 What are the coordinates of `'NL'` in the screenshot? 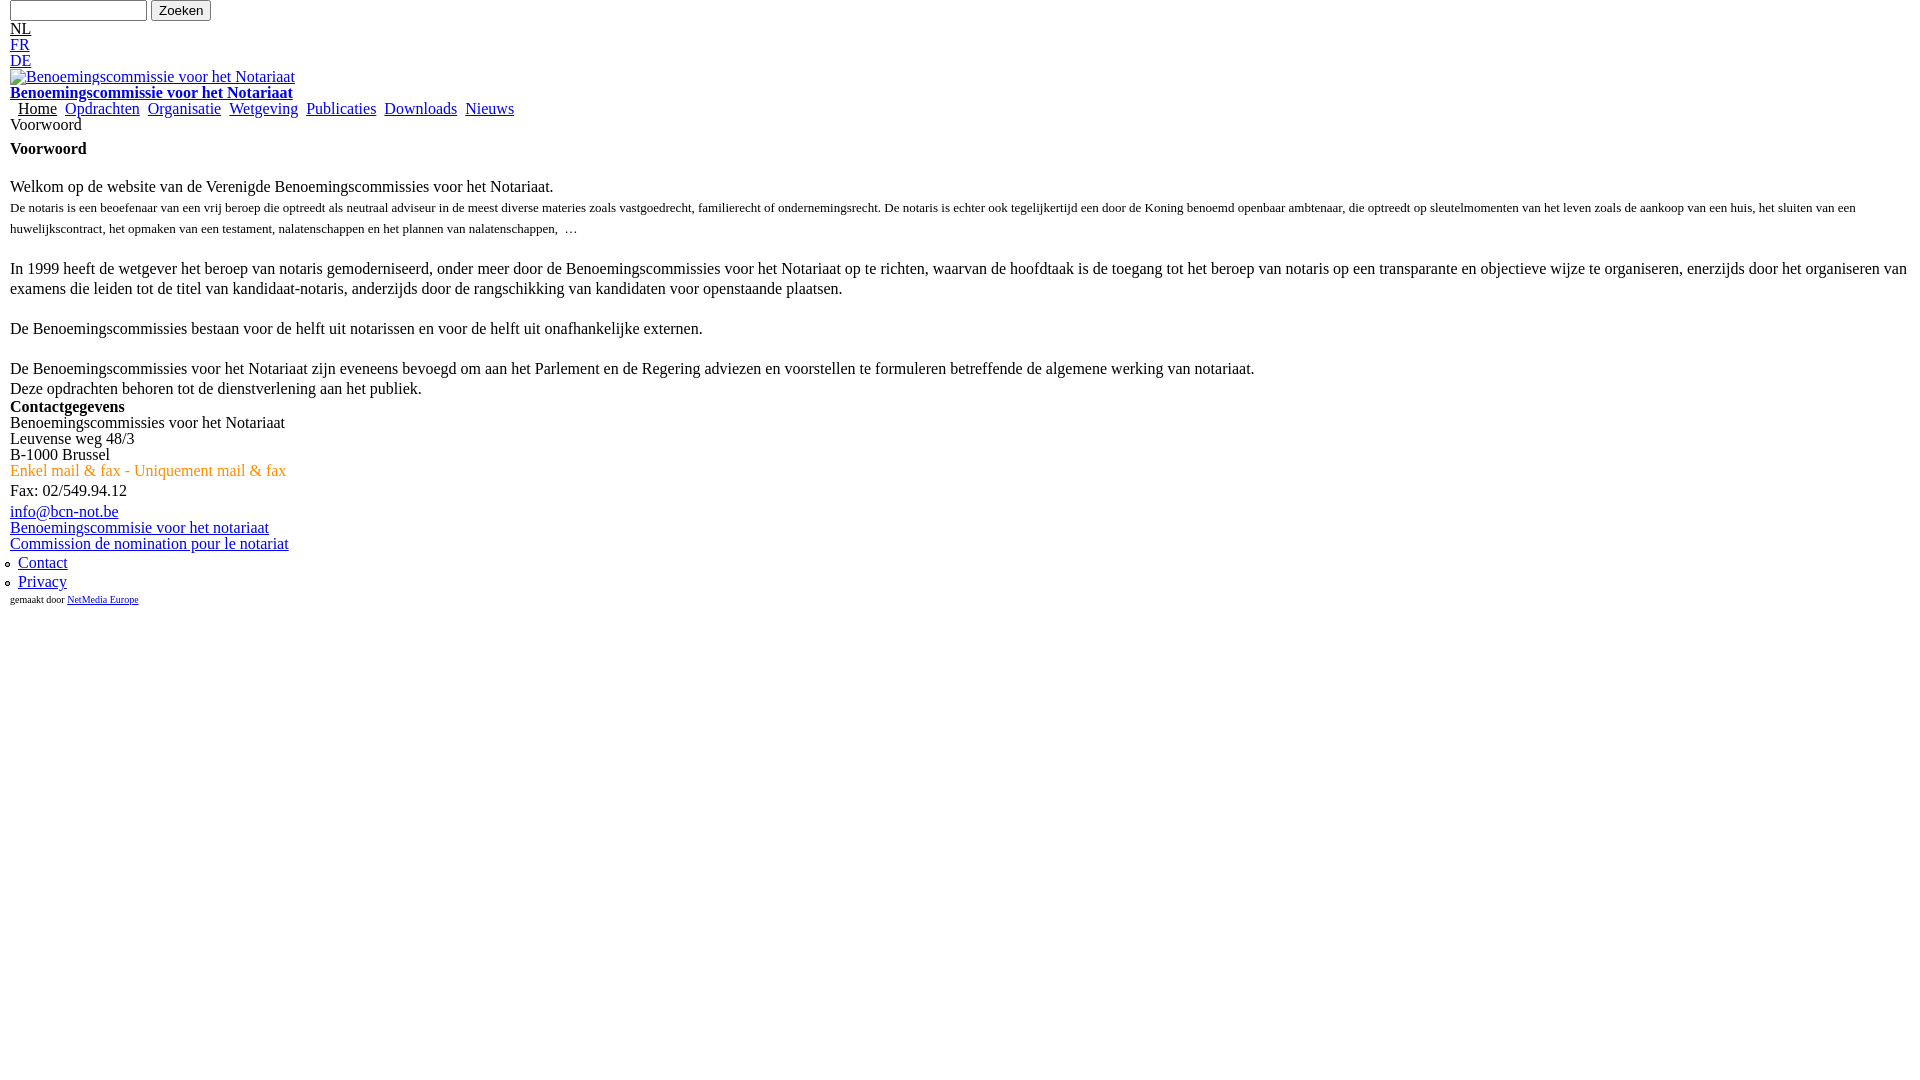 It's located at (20, 28).